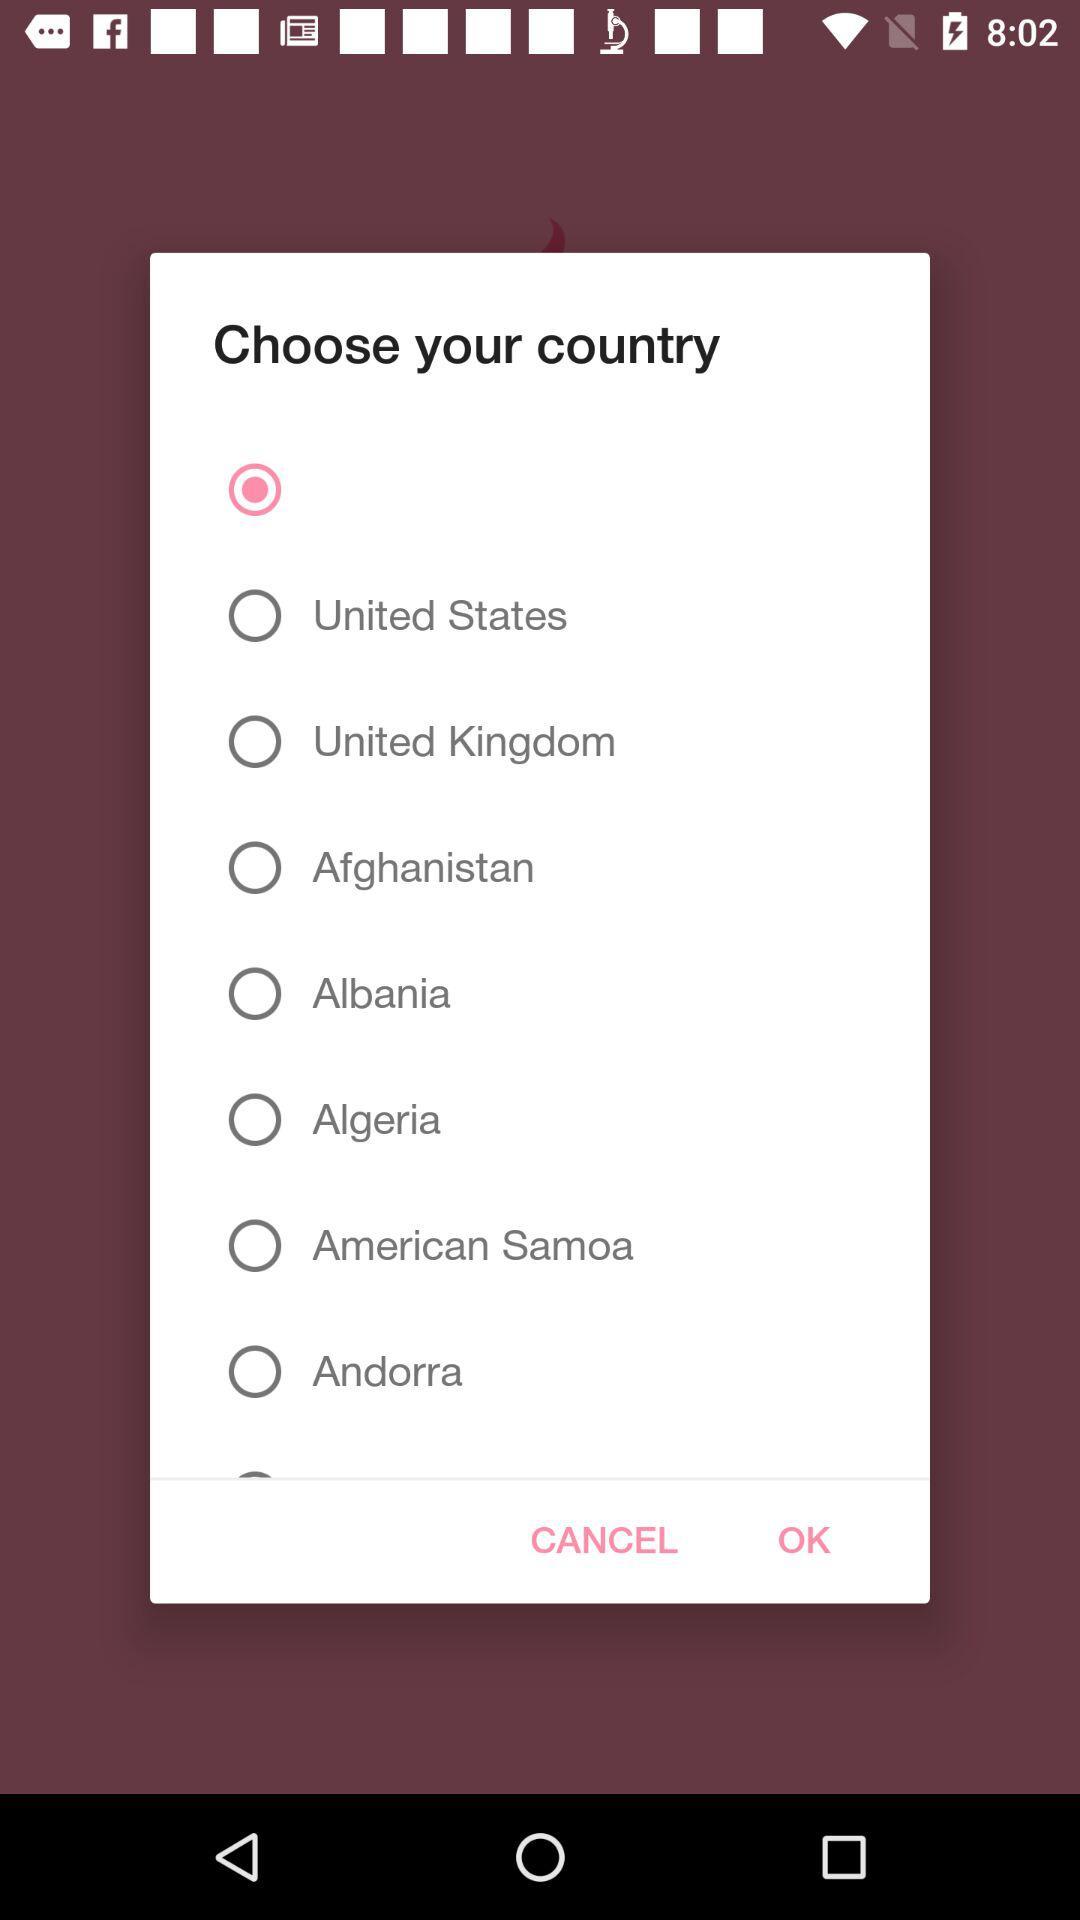 The image size is (1080, 1920). I want to click on the algeria item, so click(369, 1118).